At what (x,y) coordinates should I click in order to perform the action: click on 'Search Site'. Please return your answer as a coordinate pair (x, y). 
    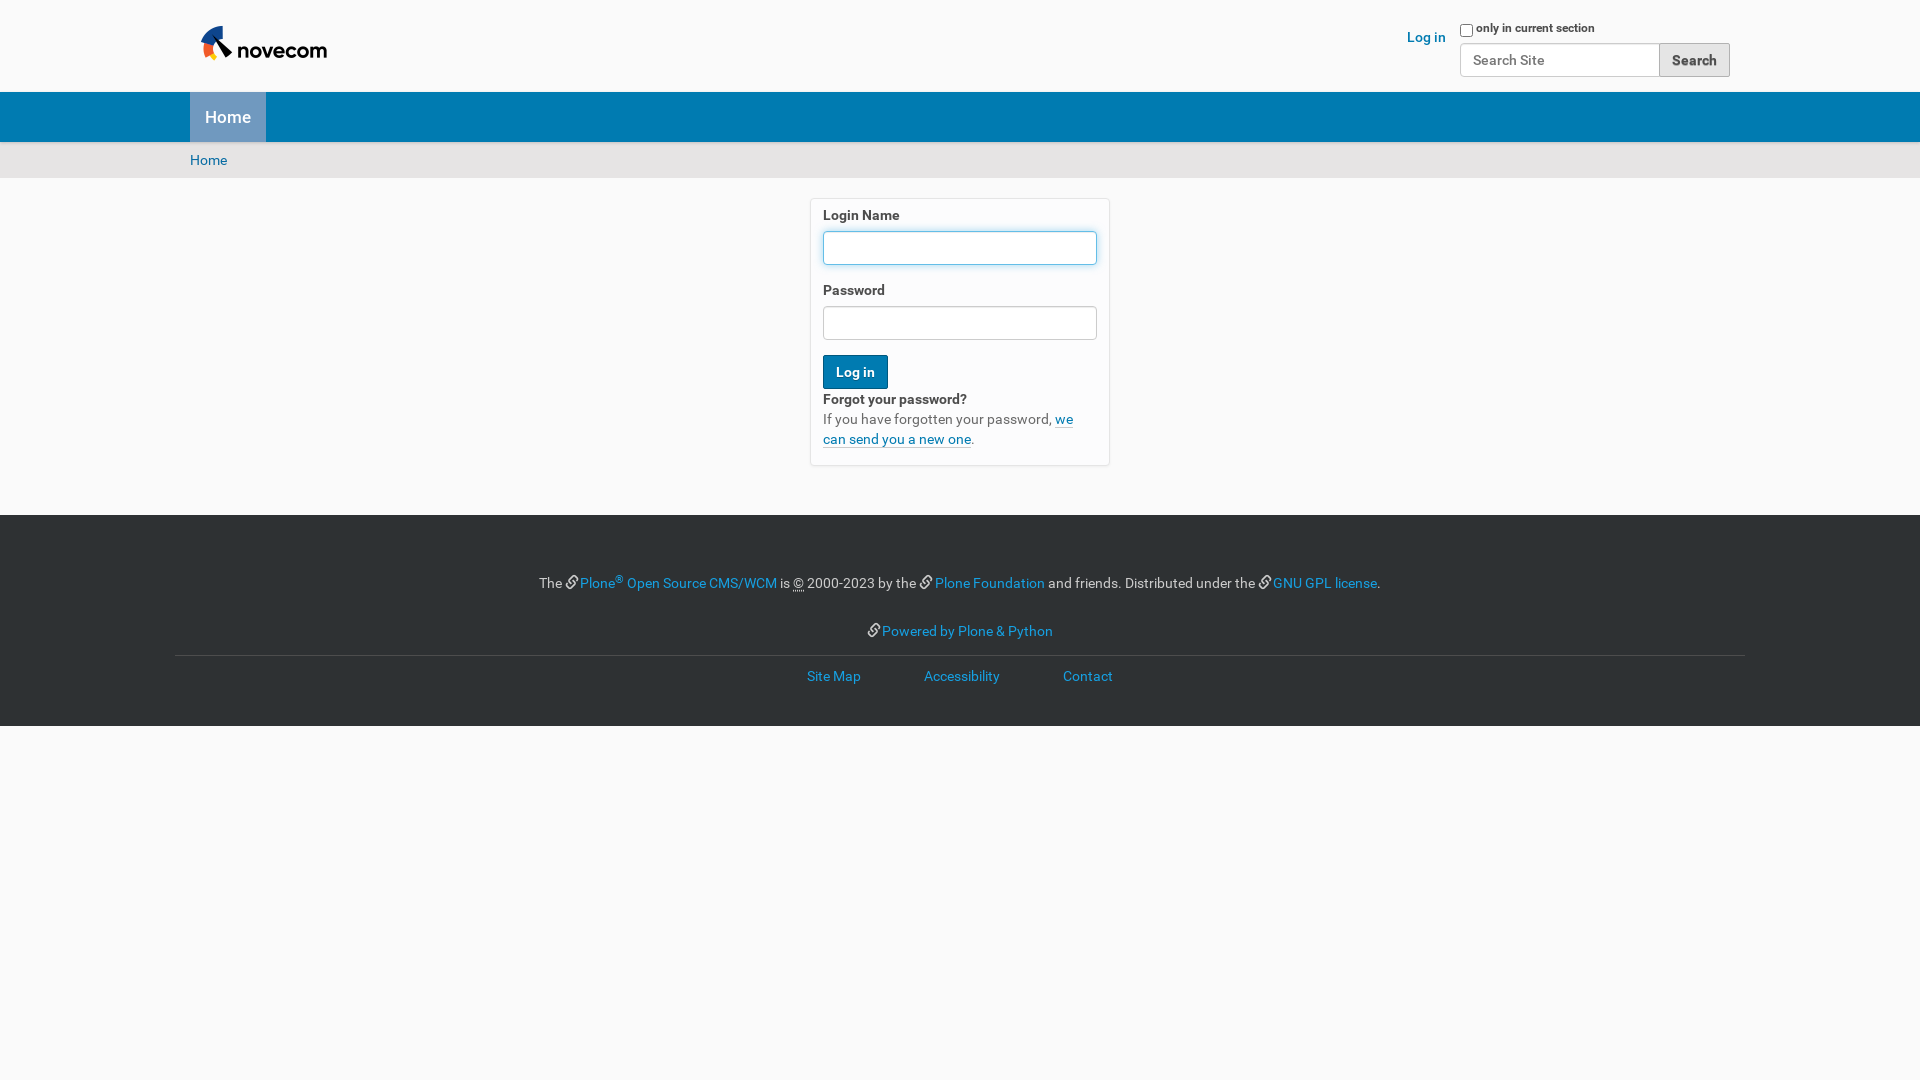
    Looking at the image, I should click on (1459, 59).